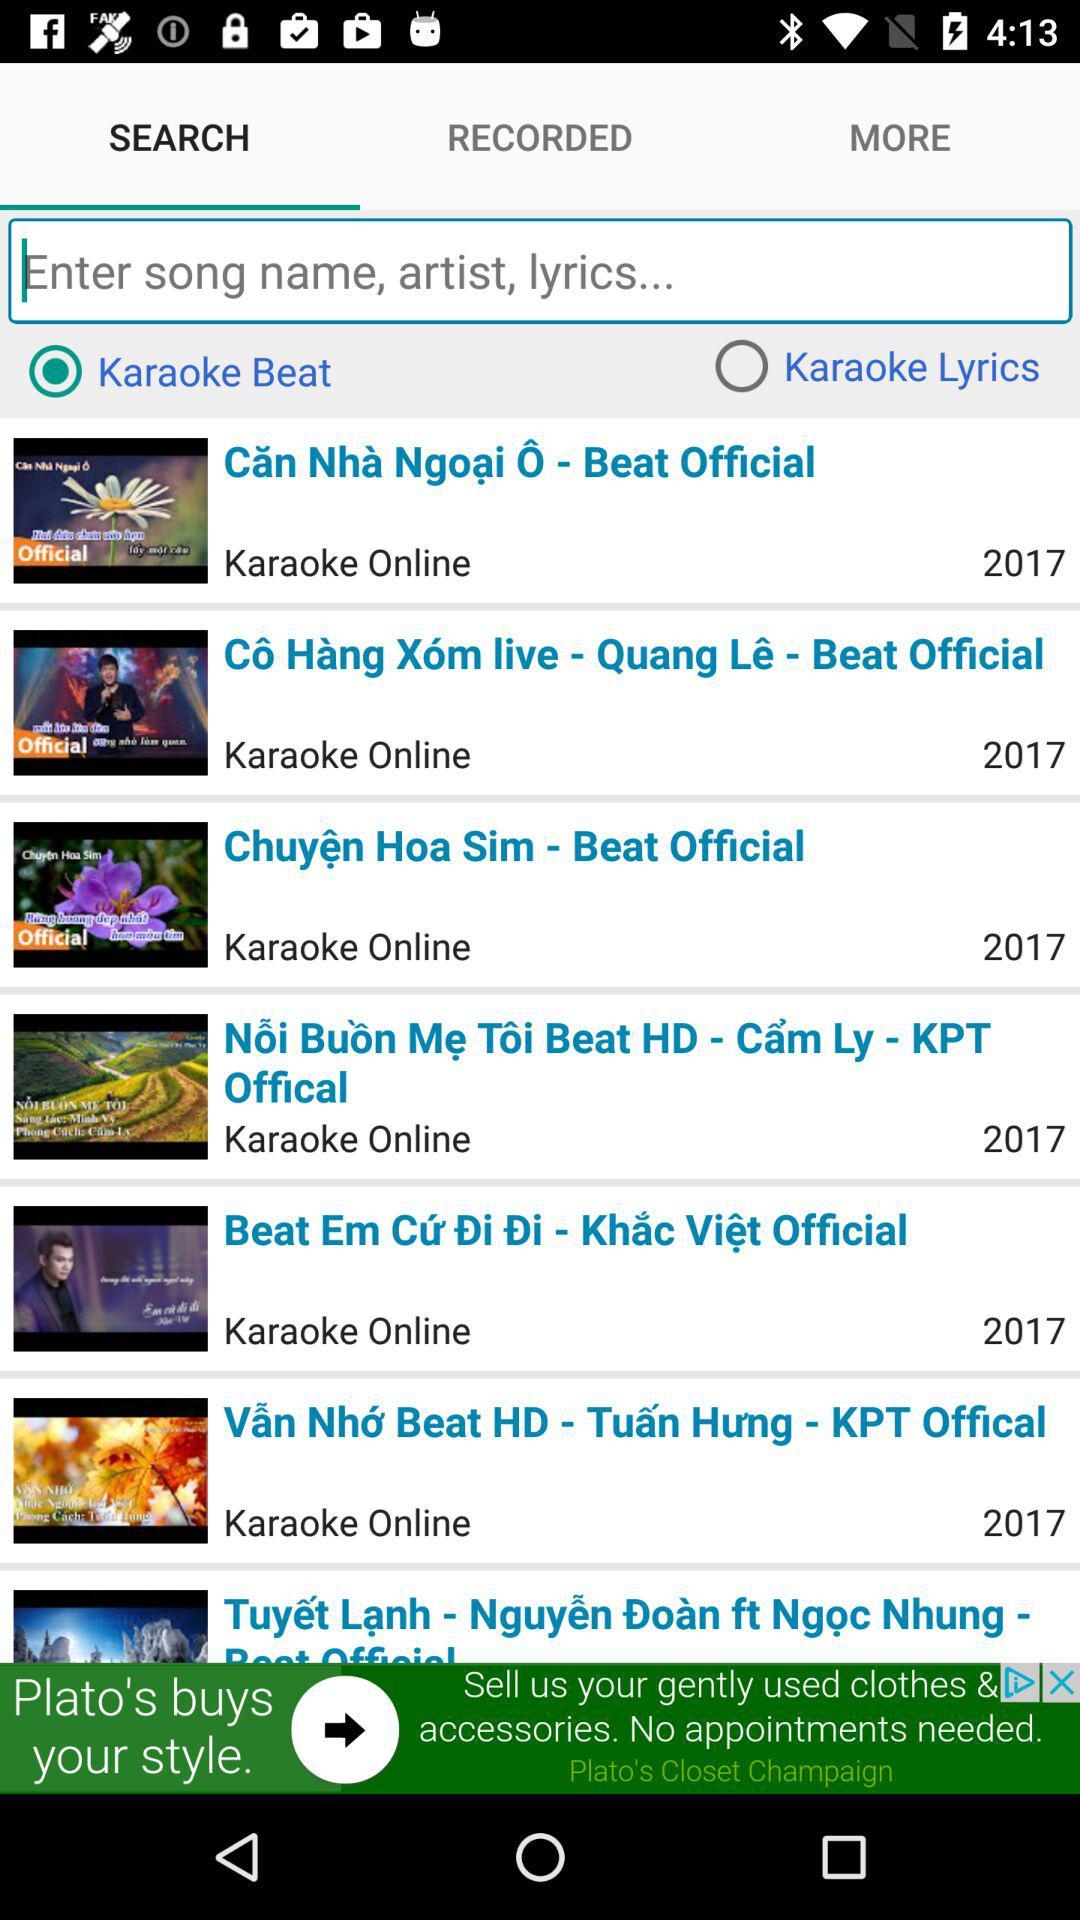  What do you see at coordinates (540, 269) in the screenshot?
I see `the name artist song or lyrics` at bounding box center [540, 269].